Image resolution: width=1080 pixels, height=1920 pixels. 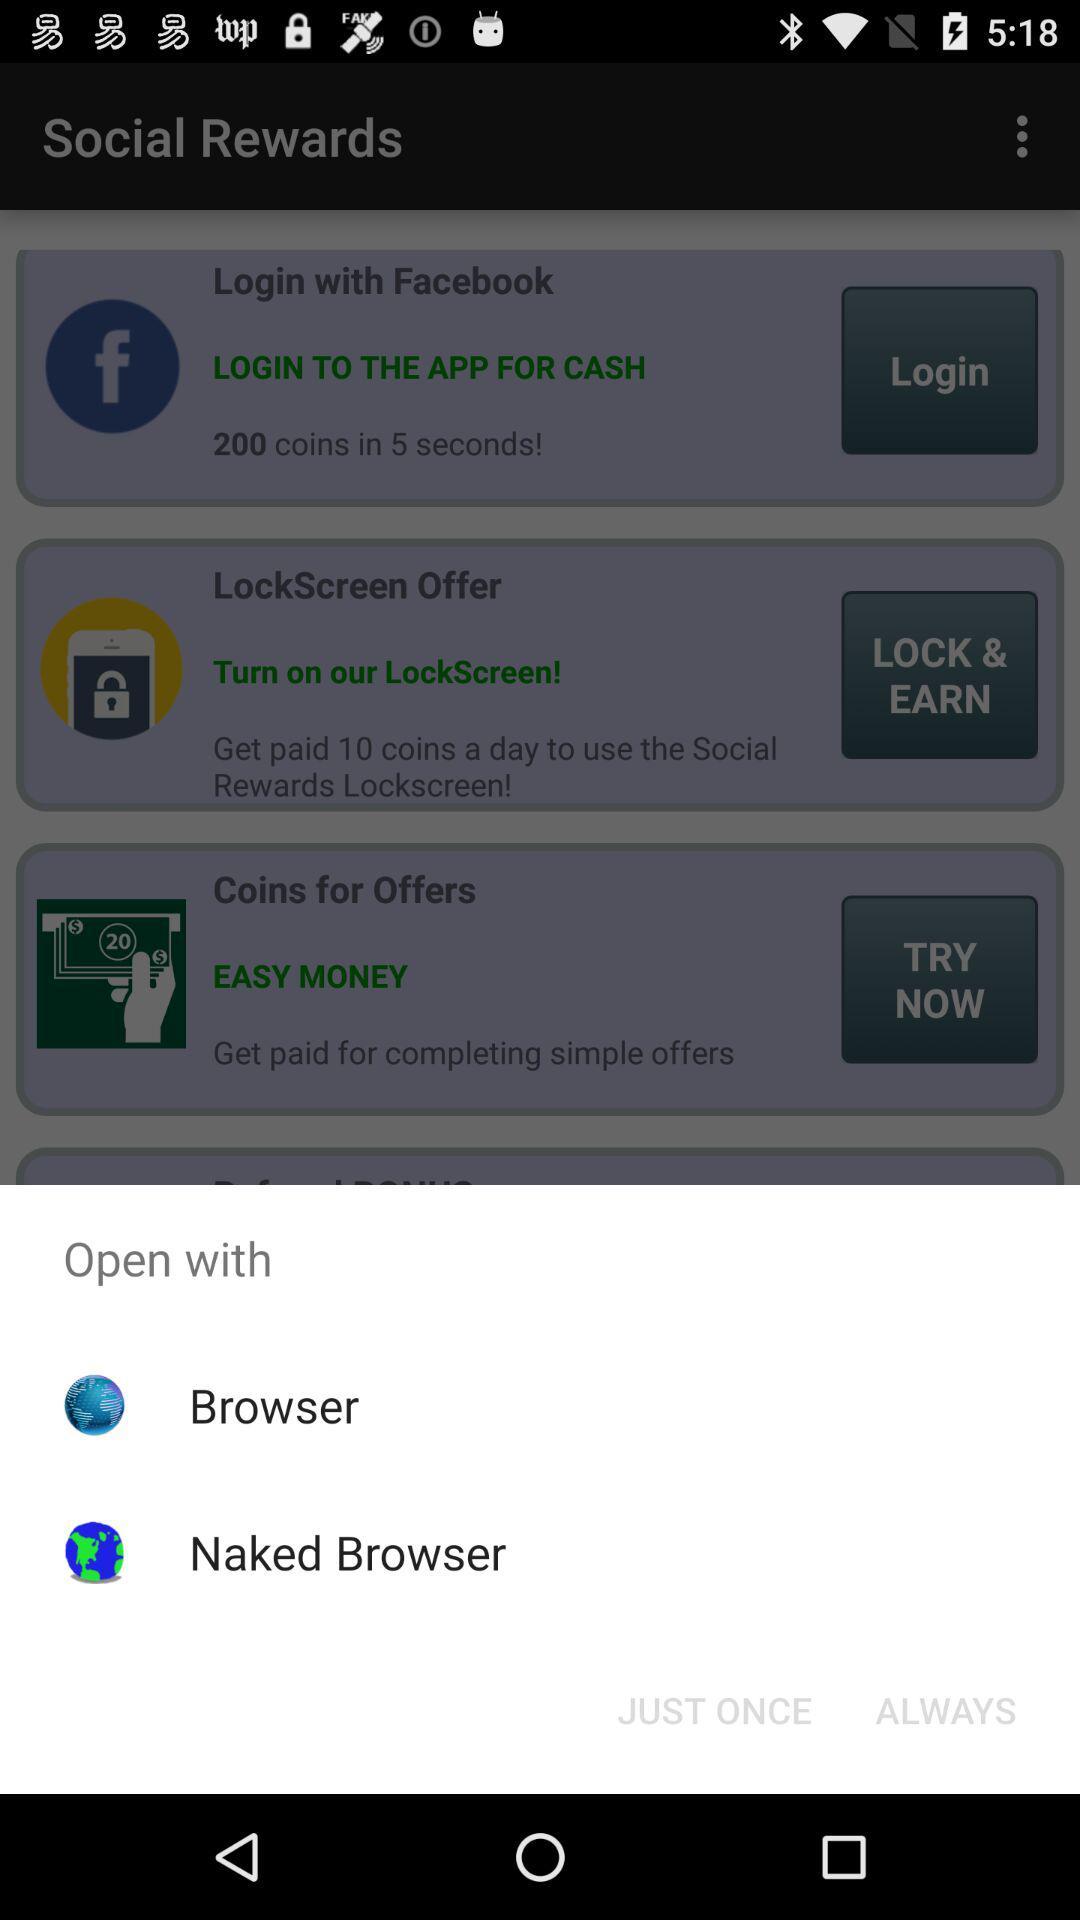 What do you see at coordinates (945, 1708) in the screenshot?
I see `the icon below open with icon` at bounding box center [945, 1708].